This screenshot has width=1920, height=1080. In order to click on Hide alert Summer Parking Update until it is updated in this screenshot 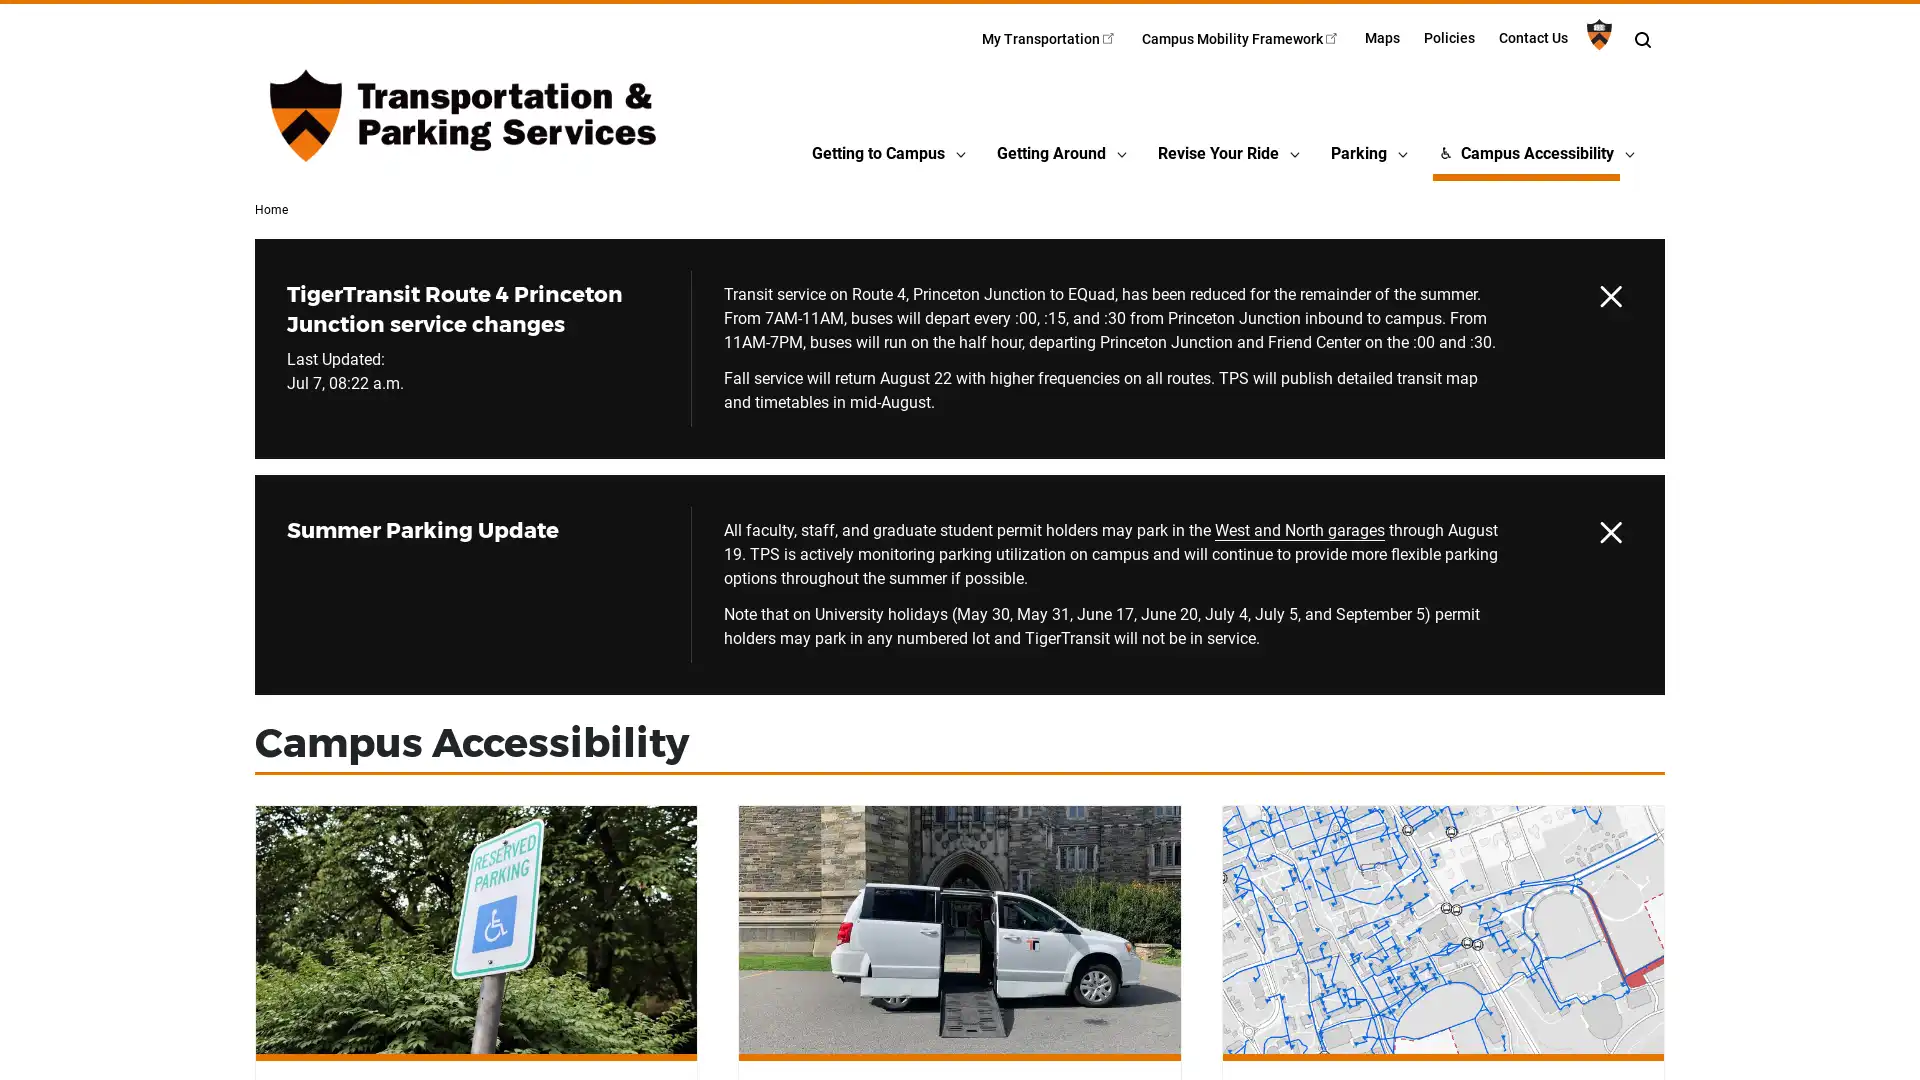, I will do `click(1611, 531)`.